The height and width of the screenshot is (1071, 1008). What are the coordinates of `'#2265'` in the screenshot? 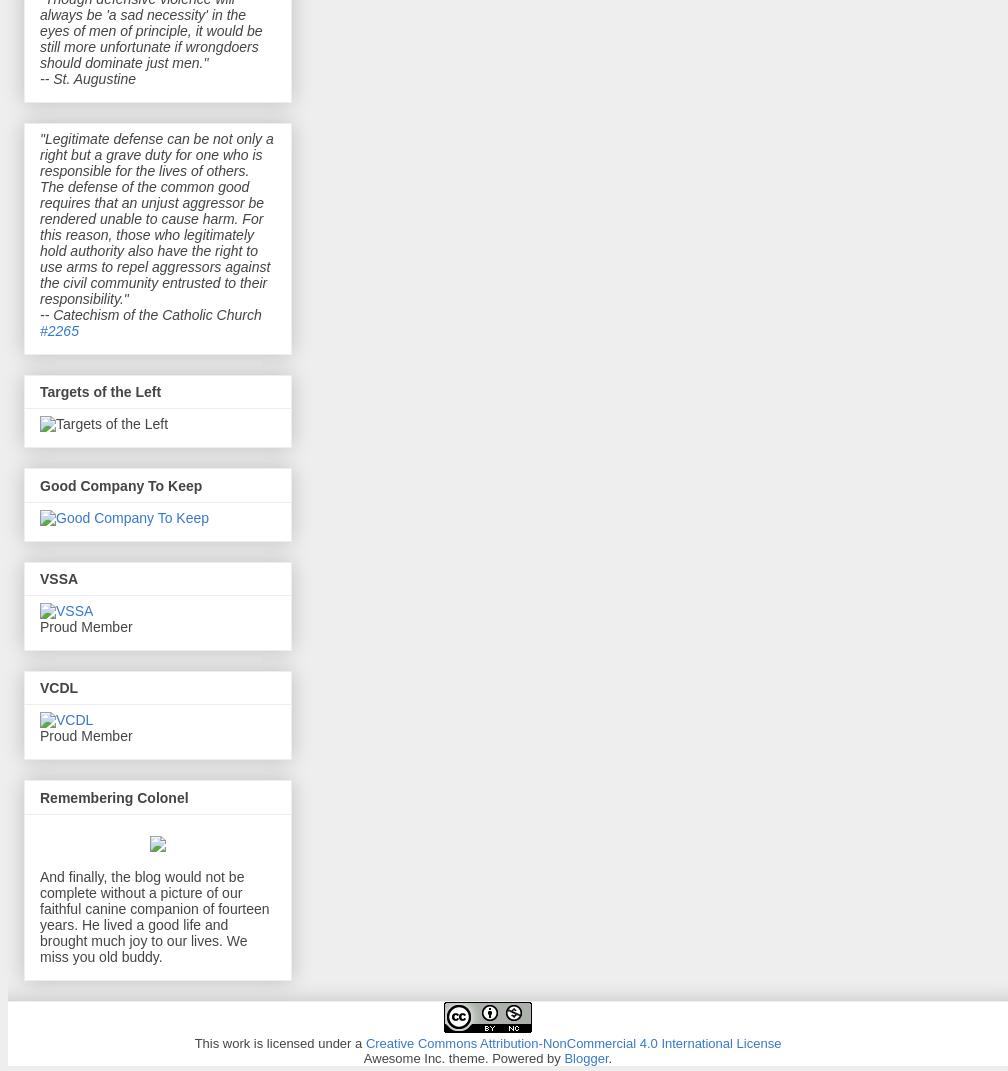 It's located at (58, 328).